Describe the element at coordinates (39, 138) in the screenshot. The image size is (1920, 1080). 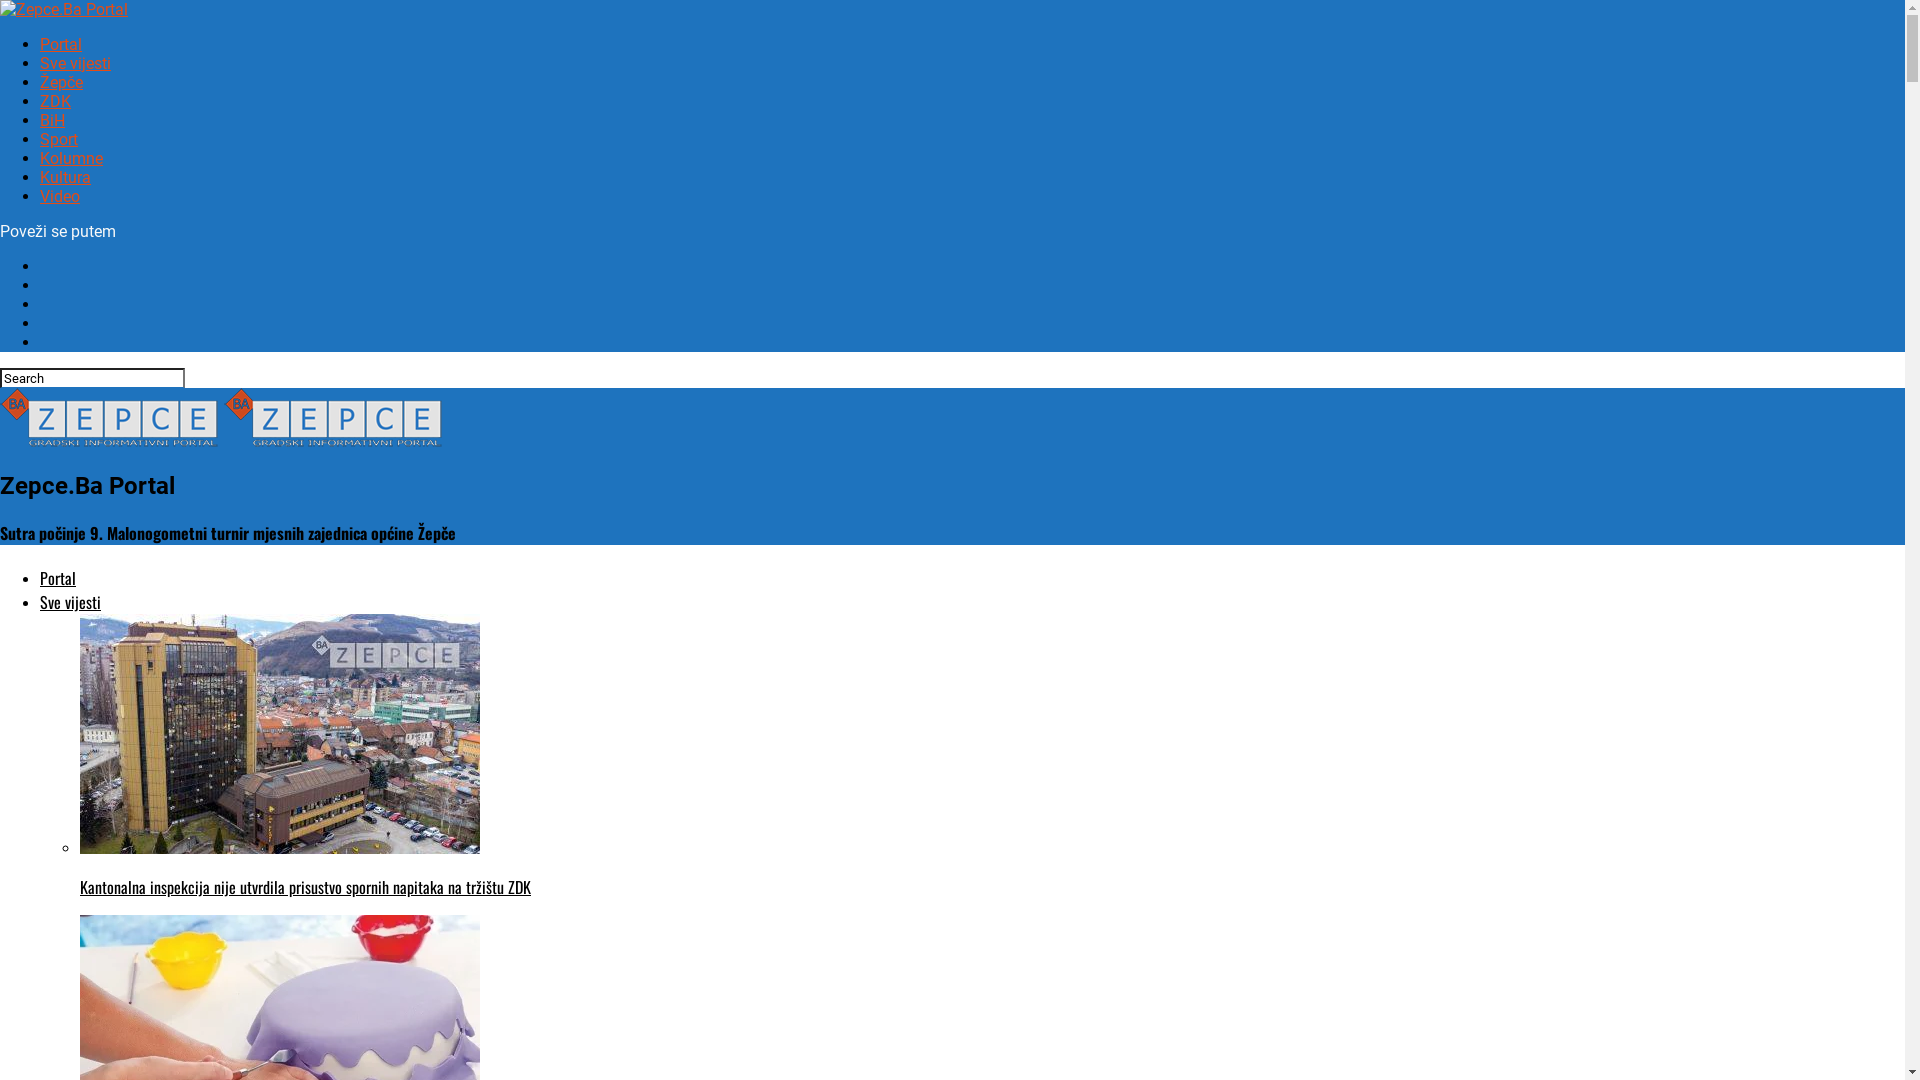
I see `'Sport'` at that location.